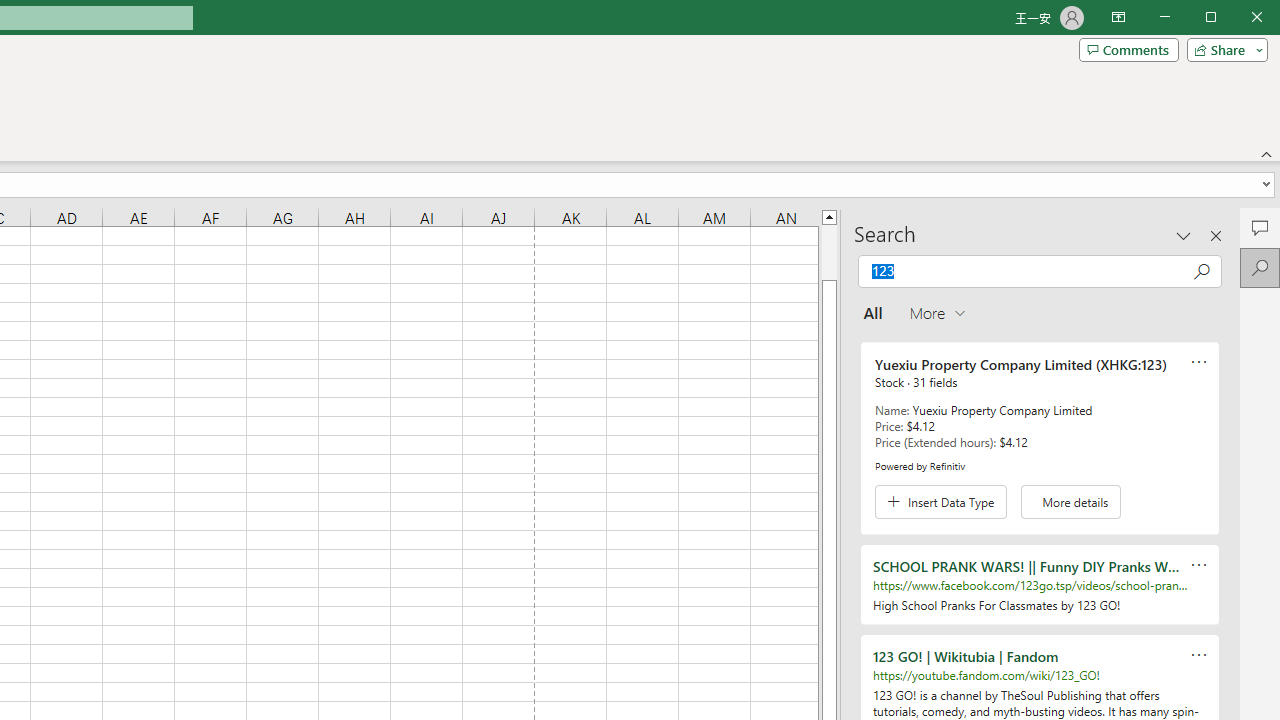 Image resolution: width=1280 pixels, height=720 pixels. Describe the element at coordinates (1238, 19) in the screenshot. I see `'Maximize'` at that location.